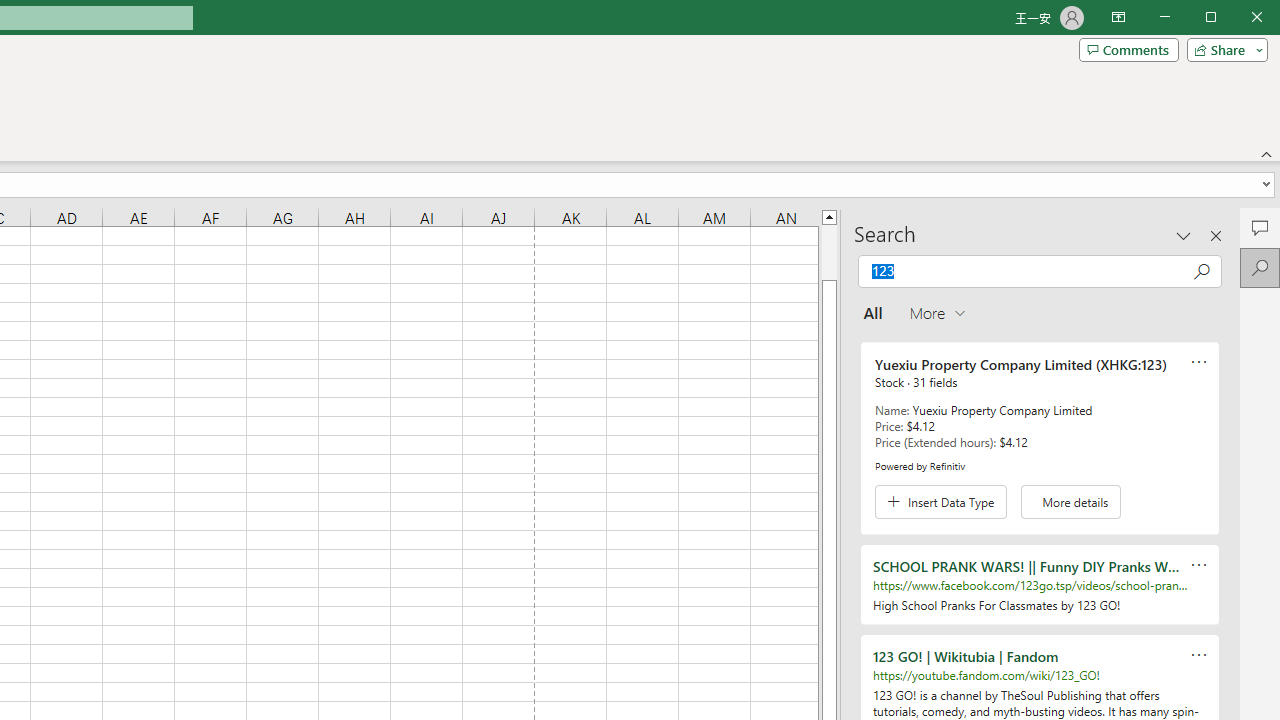 Image resolution: width=1280 pixels, height=720 pixels. Describe the element at coordinates (1238, 19) in the screenshot. I see `'Maximize'` at that location.